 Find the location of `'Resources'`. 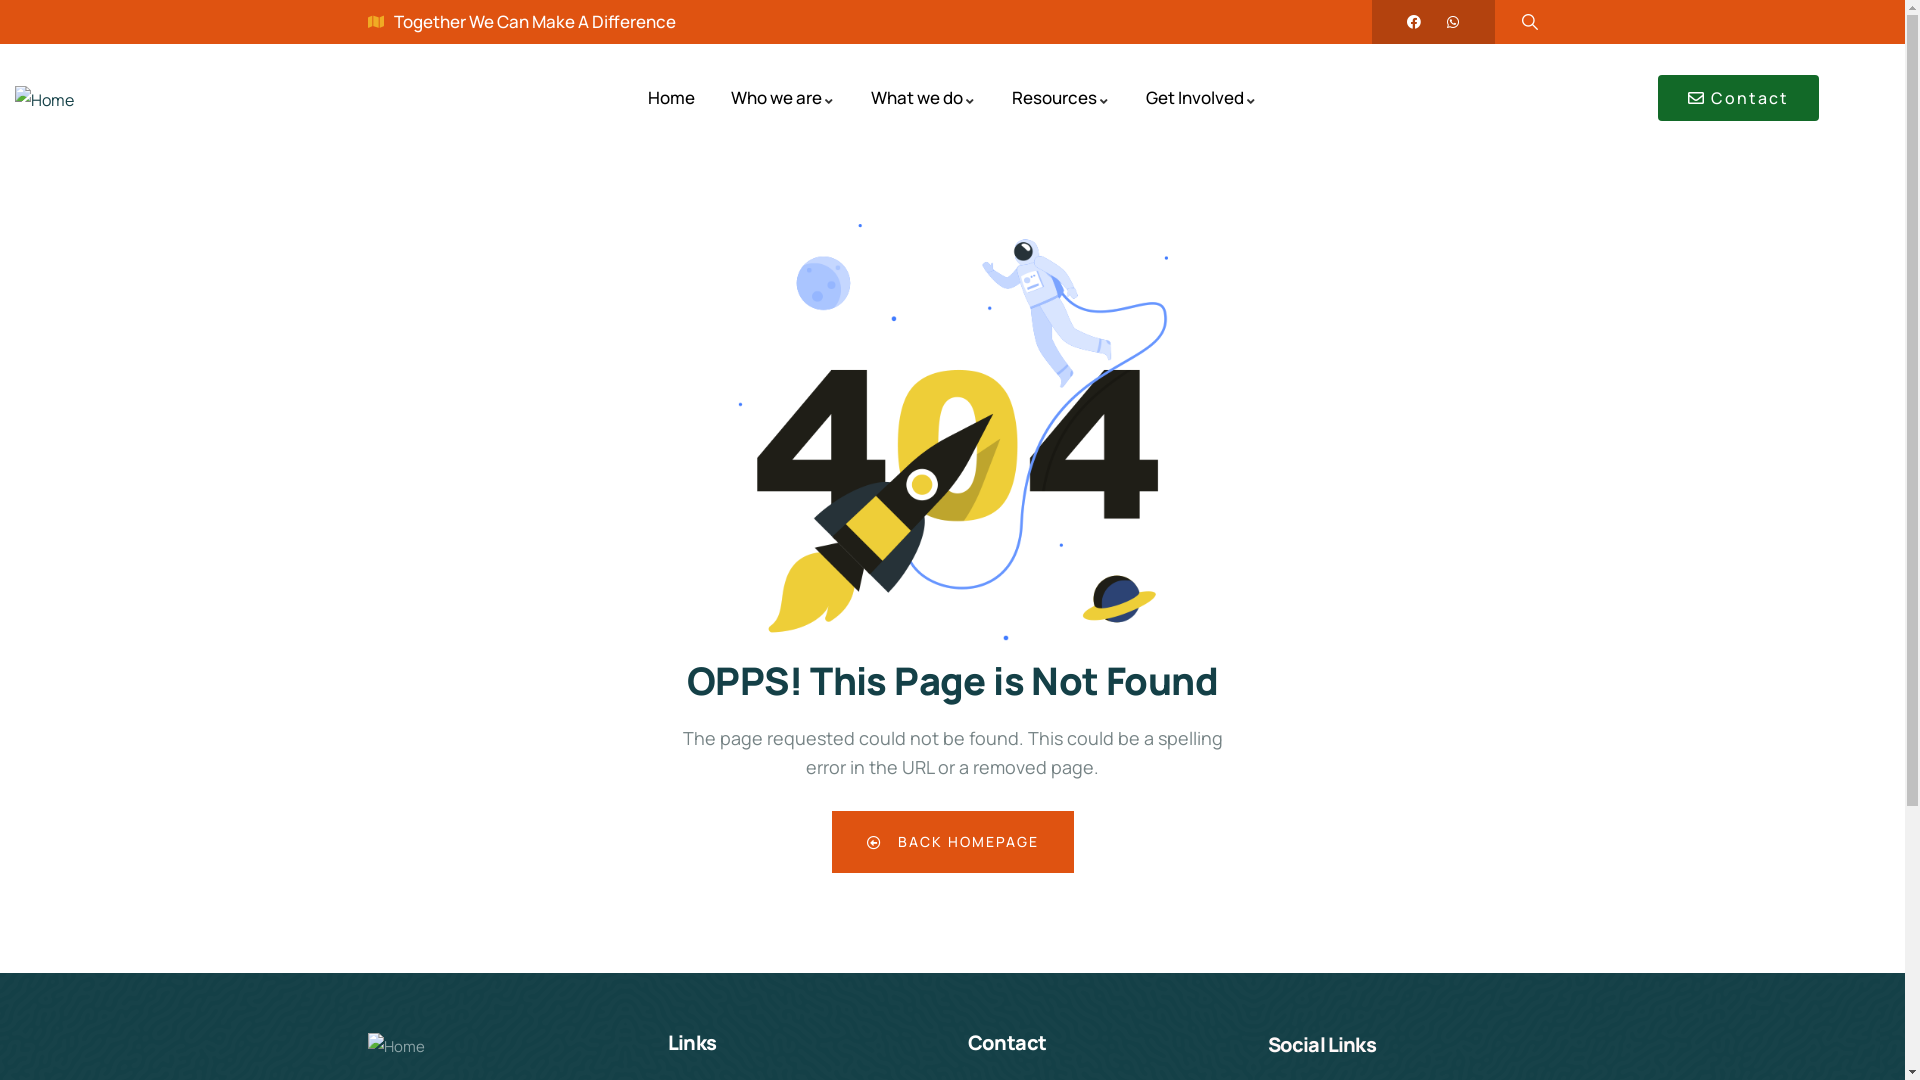

'Resources' is located at coordinates (1012, 98).